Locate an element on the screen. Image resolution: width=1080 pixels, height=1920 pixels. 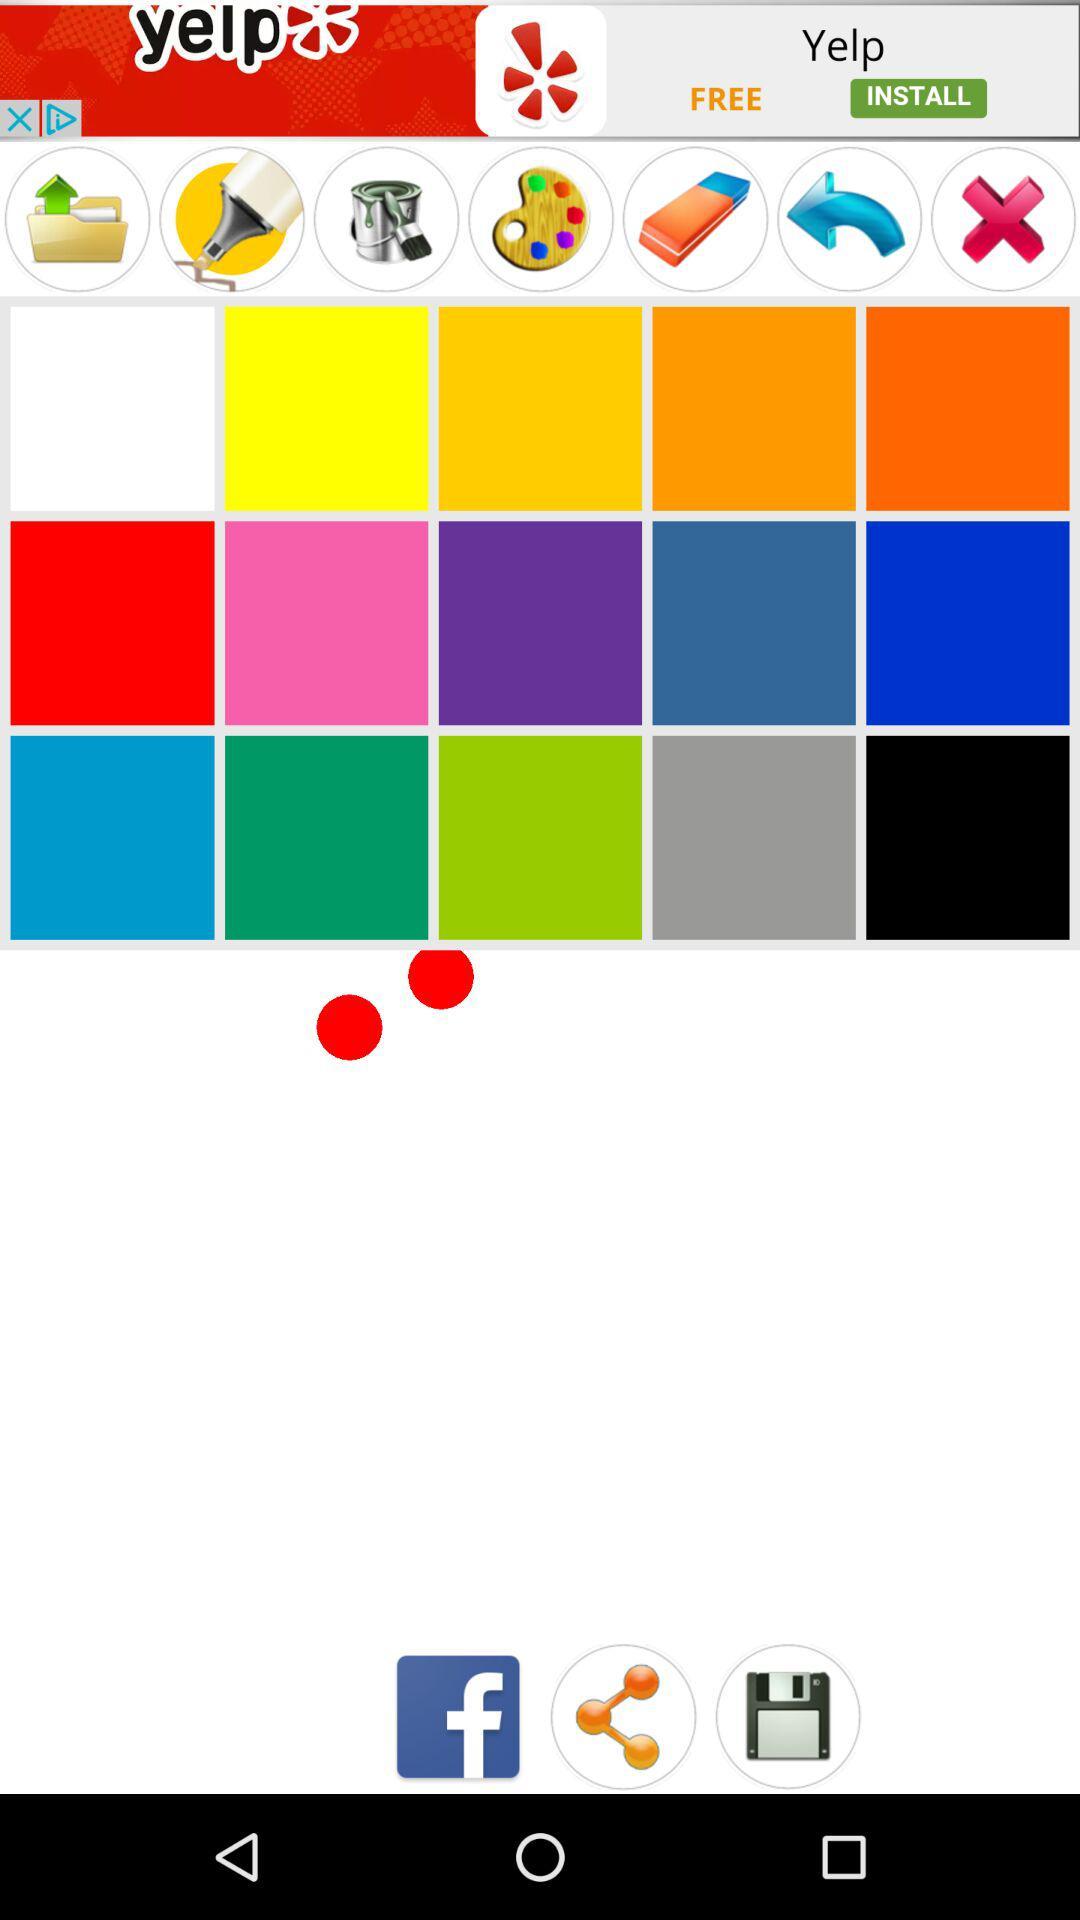
background page is located at coordinates (112, 837).